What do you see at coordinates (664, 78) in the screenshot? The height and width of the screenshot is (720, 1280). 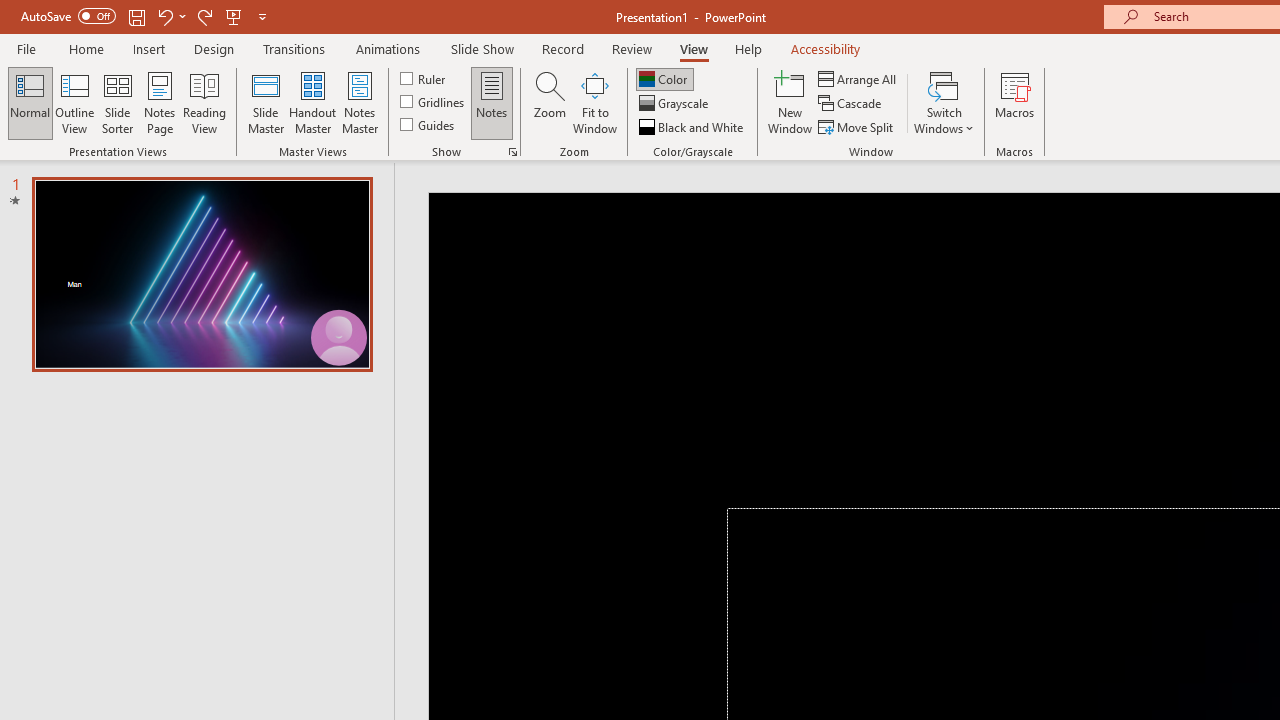 I see `'Color'` at bounding box center [664, 78].